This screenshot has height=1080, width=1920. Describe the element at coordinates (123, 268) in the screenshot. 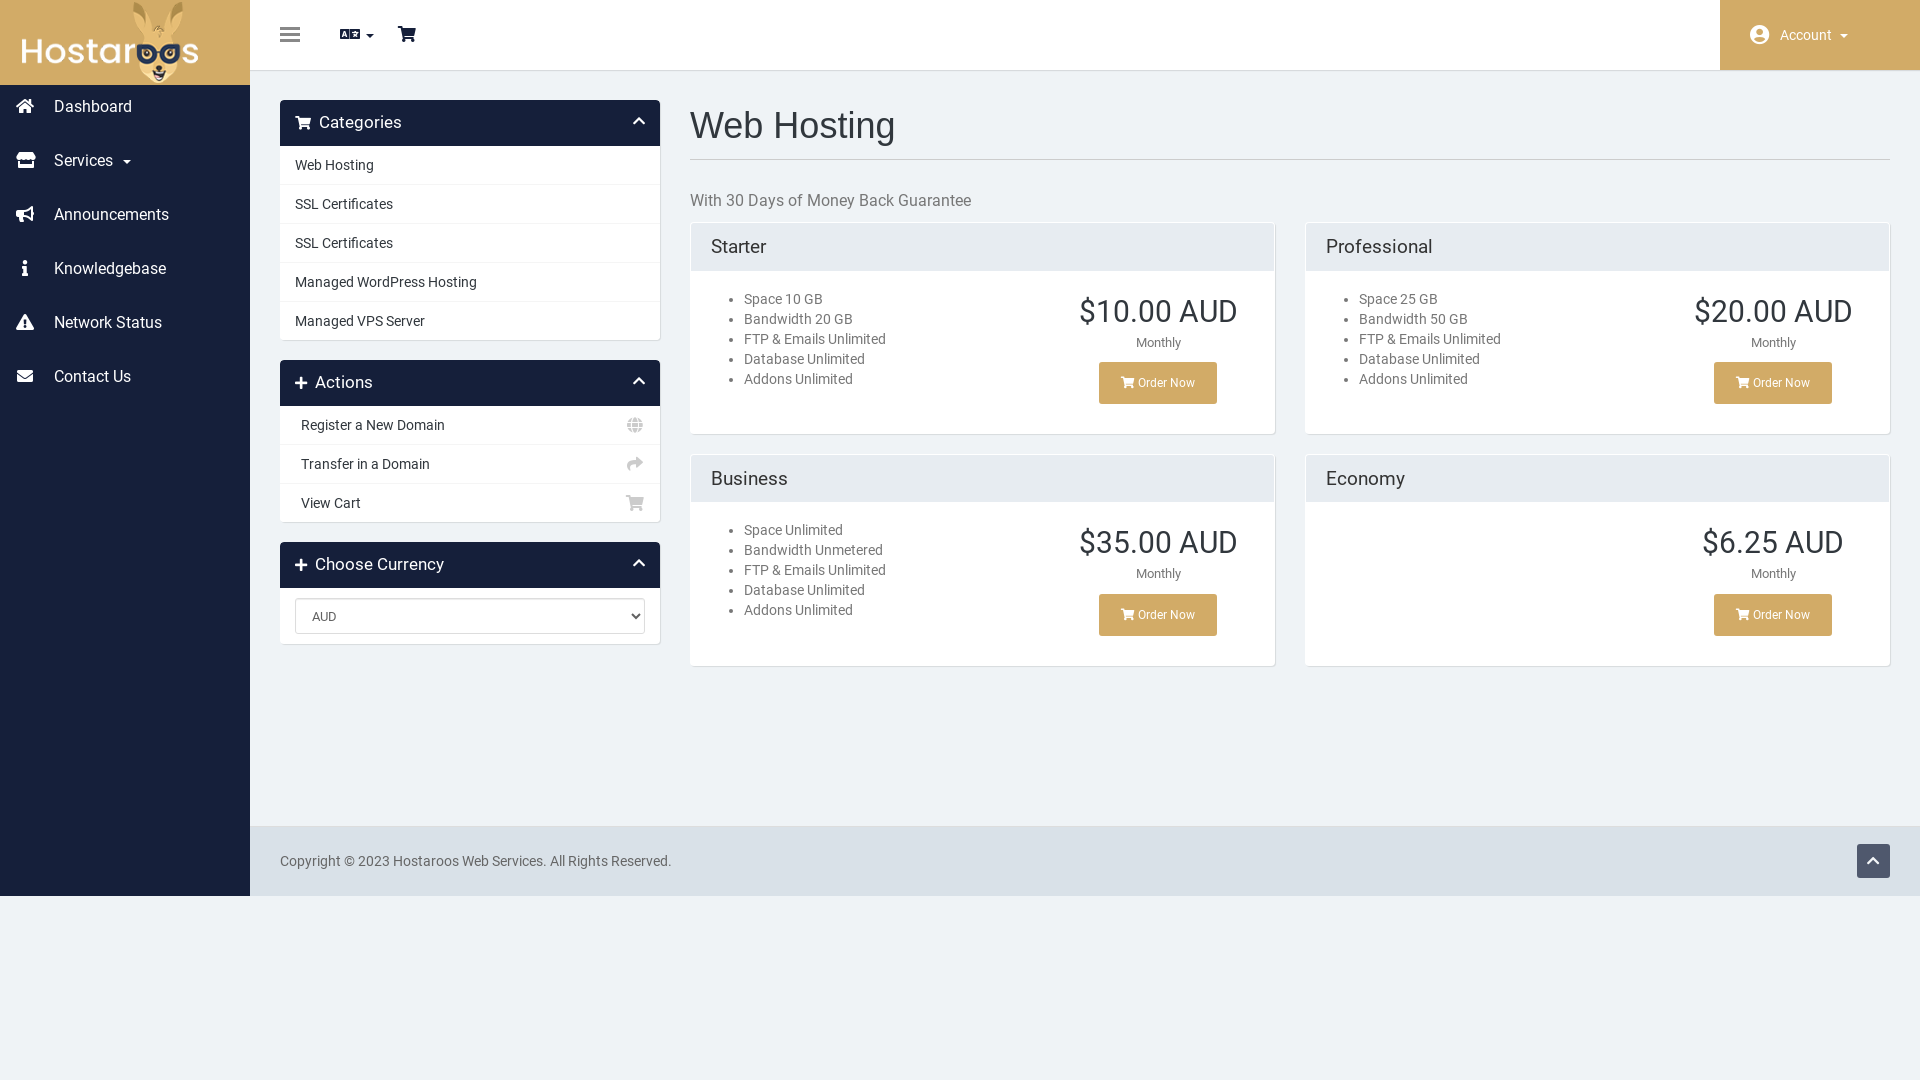

I see `'Knowledgebase'` at that location.